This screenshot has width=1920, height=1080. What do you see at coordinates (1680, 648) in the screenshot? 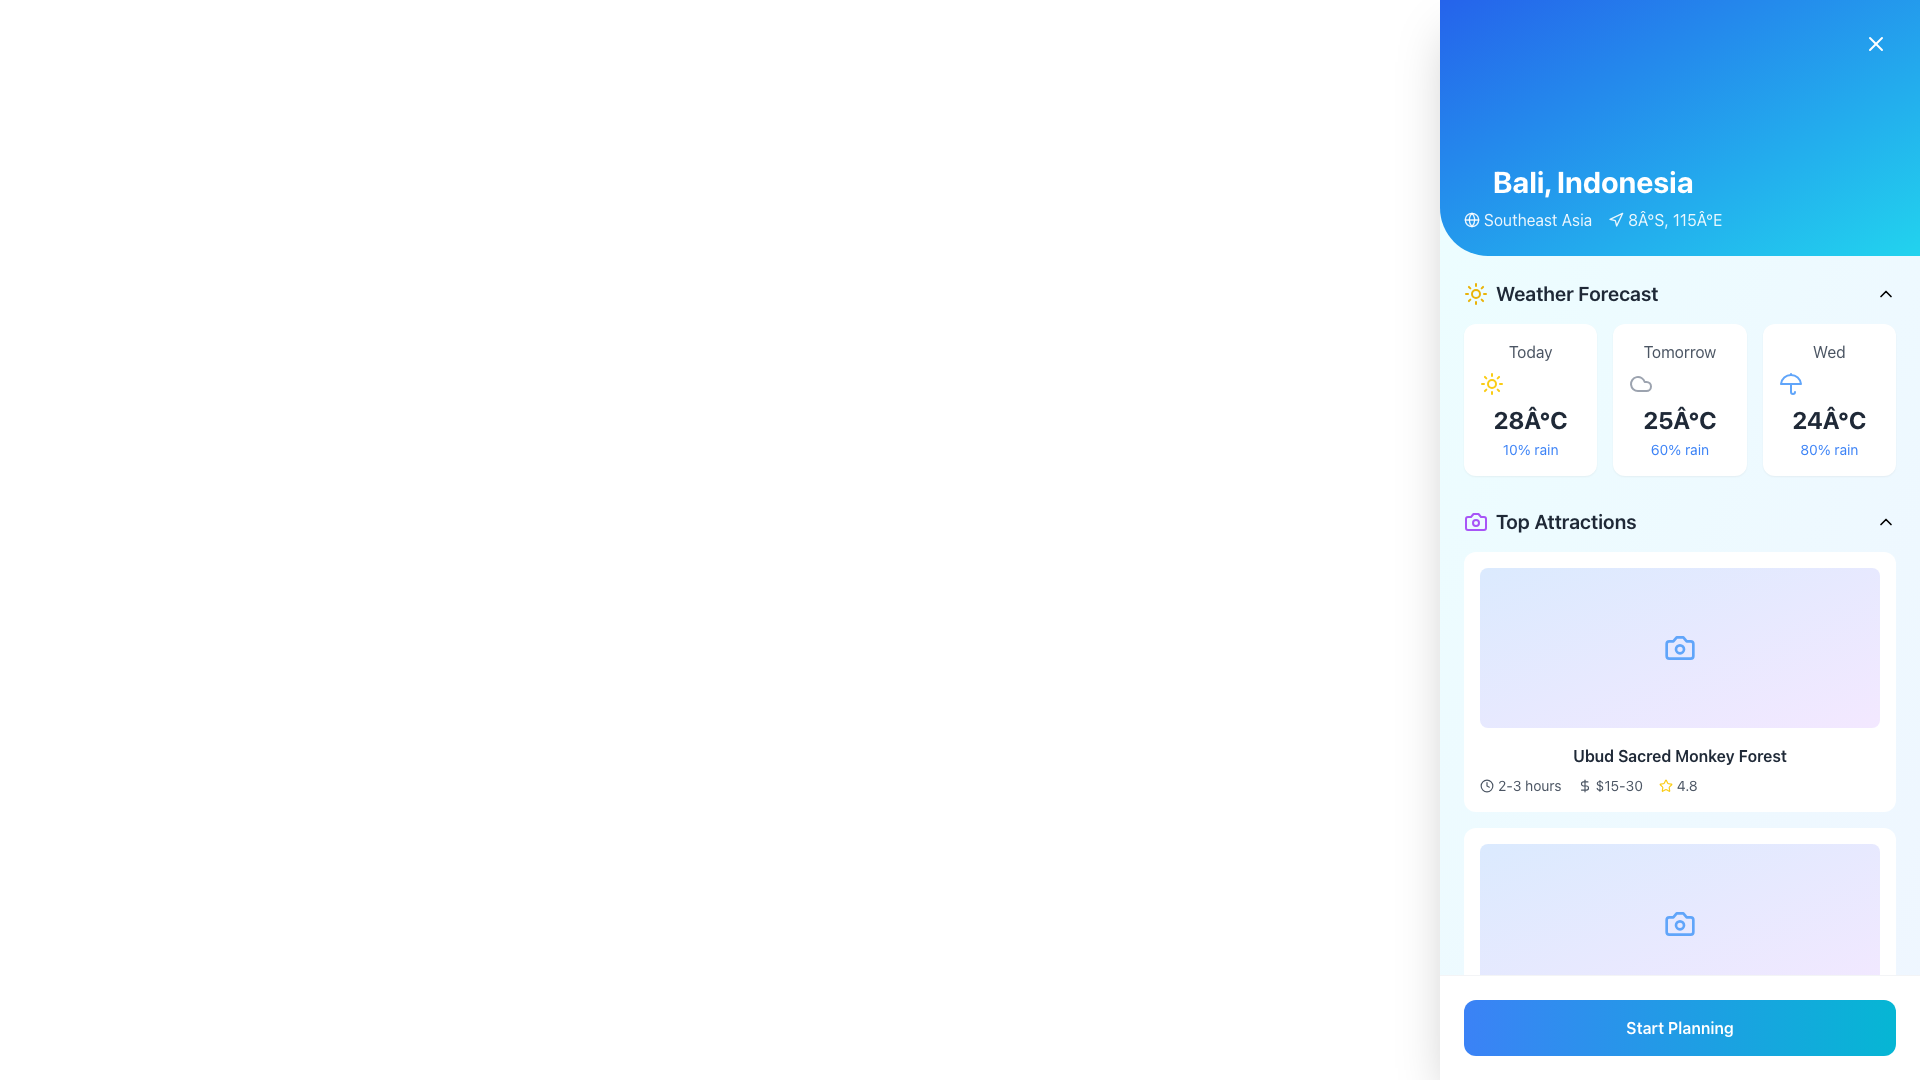
I see `the blue camera icon with a modern outline style, which is centered within a light purple gradient background in the 'Top Attractions' section` at bounding box center [1680, 648].